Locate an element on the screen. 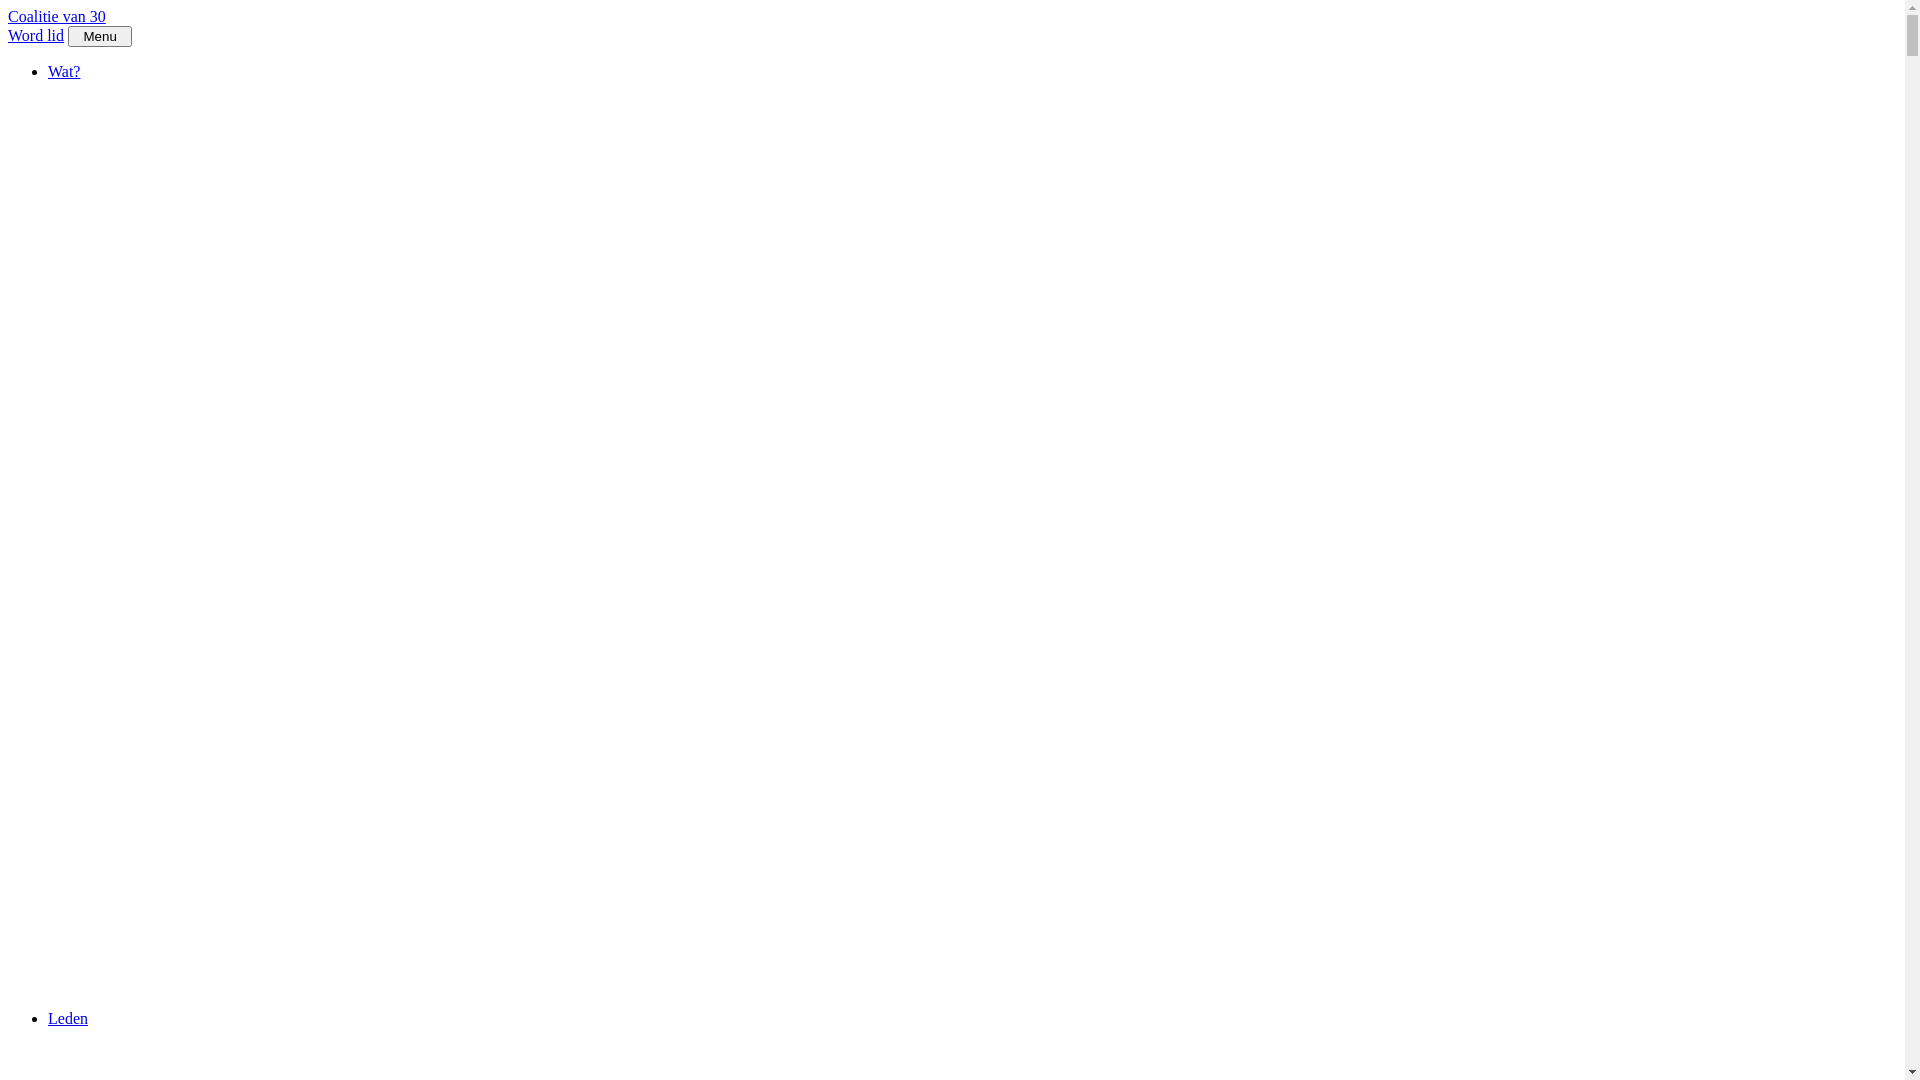  'Wat?' is located at coordinates (63, 70).